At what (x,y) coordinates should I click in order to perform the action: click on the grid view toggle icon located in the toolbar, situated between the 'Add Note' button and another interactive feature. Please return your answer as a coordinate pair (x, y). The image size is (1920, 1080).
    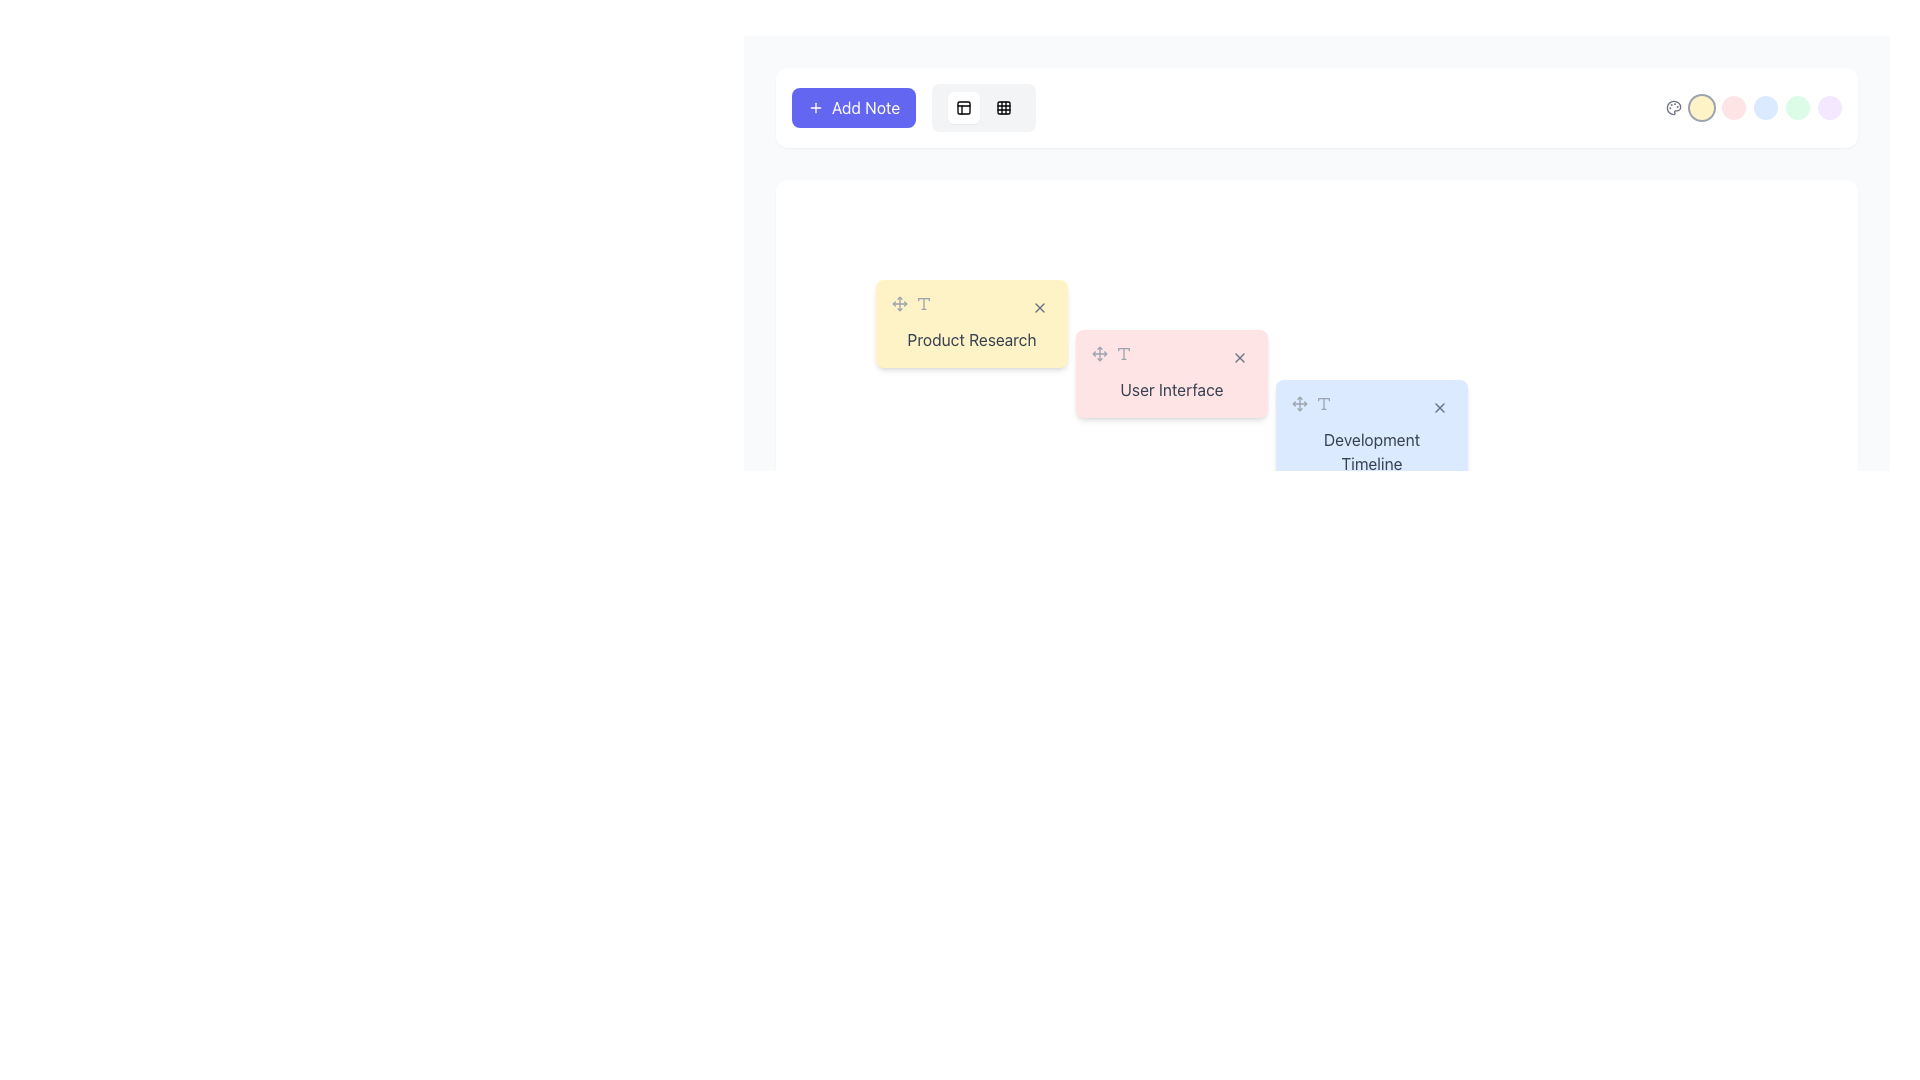
    Looking at the image, I should click on (1004, 108).